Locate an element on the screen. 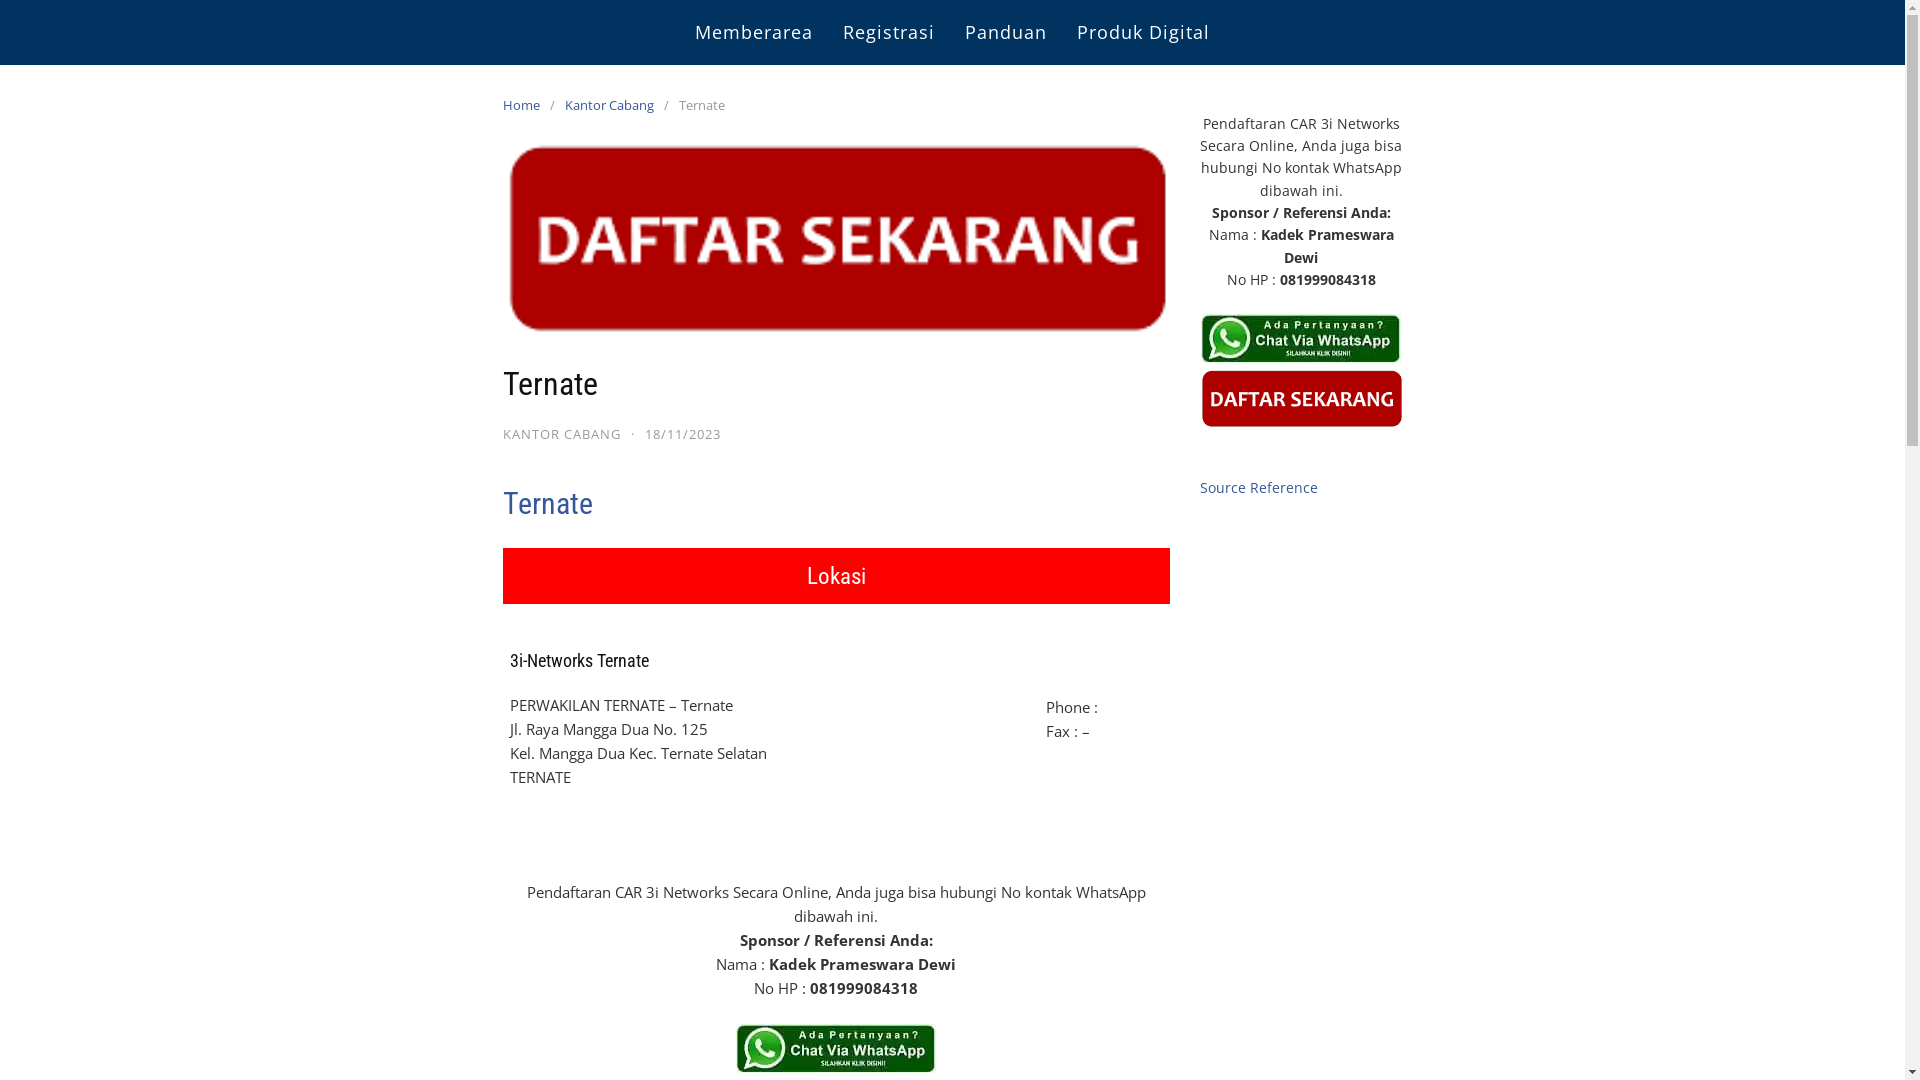  'Registrasi' is located at coordinates (887, 32).